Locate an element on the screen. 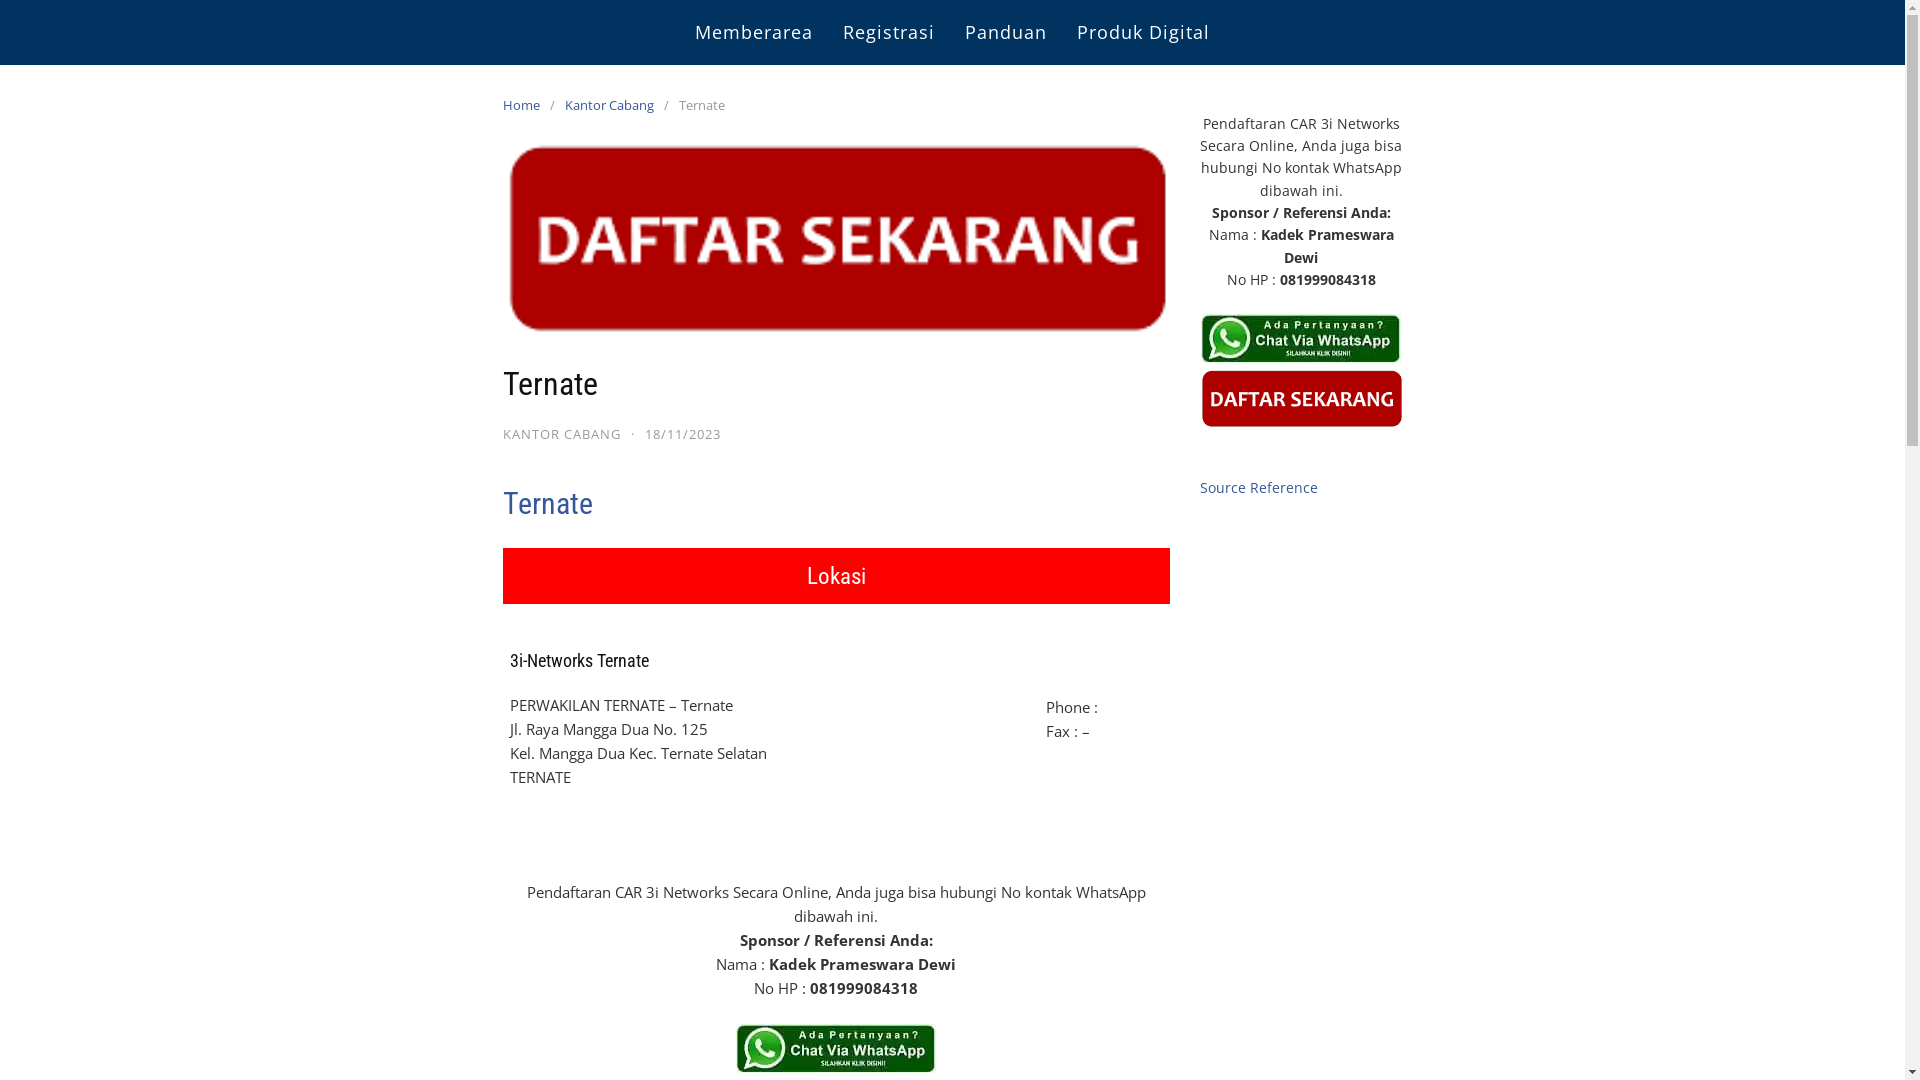  'Registrasi' is located at coordinates (887, 32).